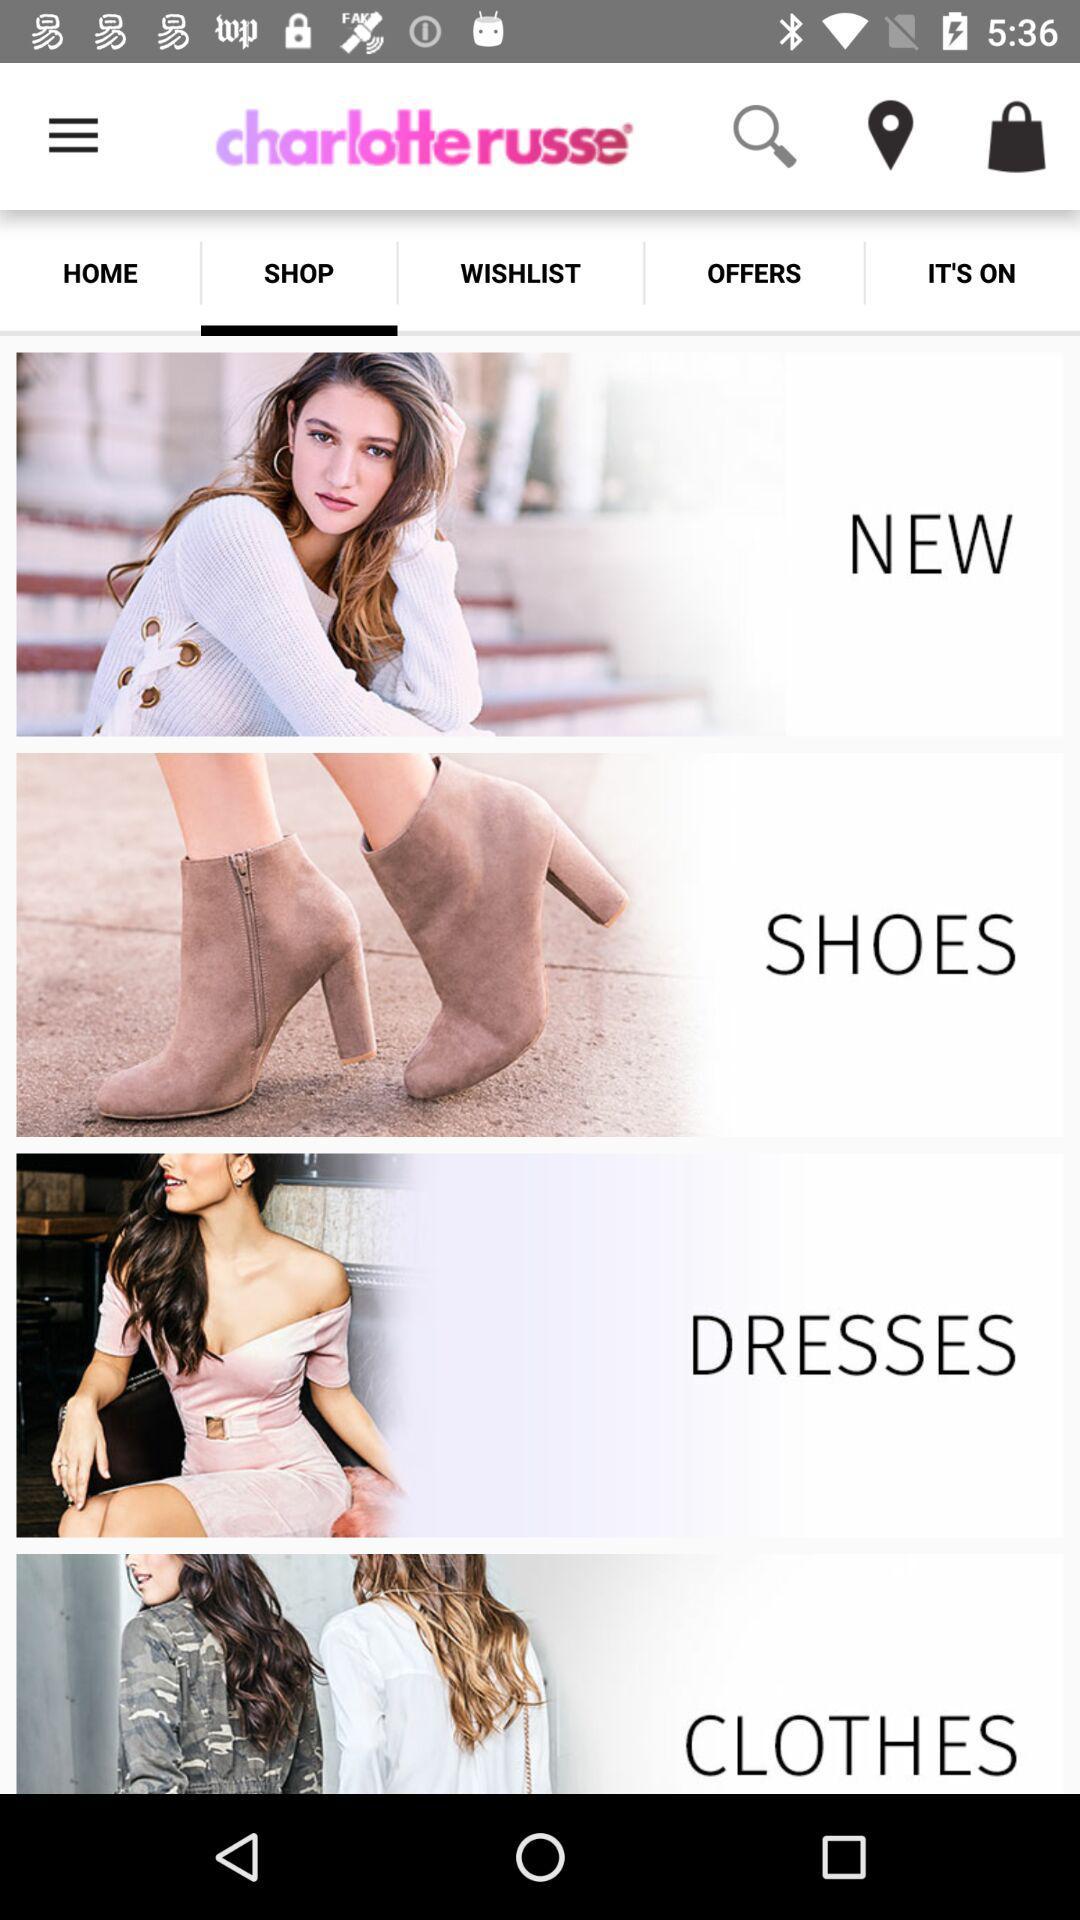 Image resolution: width=1080 pixels, height=1920 pixels. I want to click on move to its on  tab, so click(971, 272).